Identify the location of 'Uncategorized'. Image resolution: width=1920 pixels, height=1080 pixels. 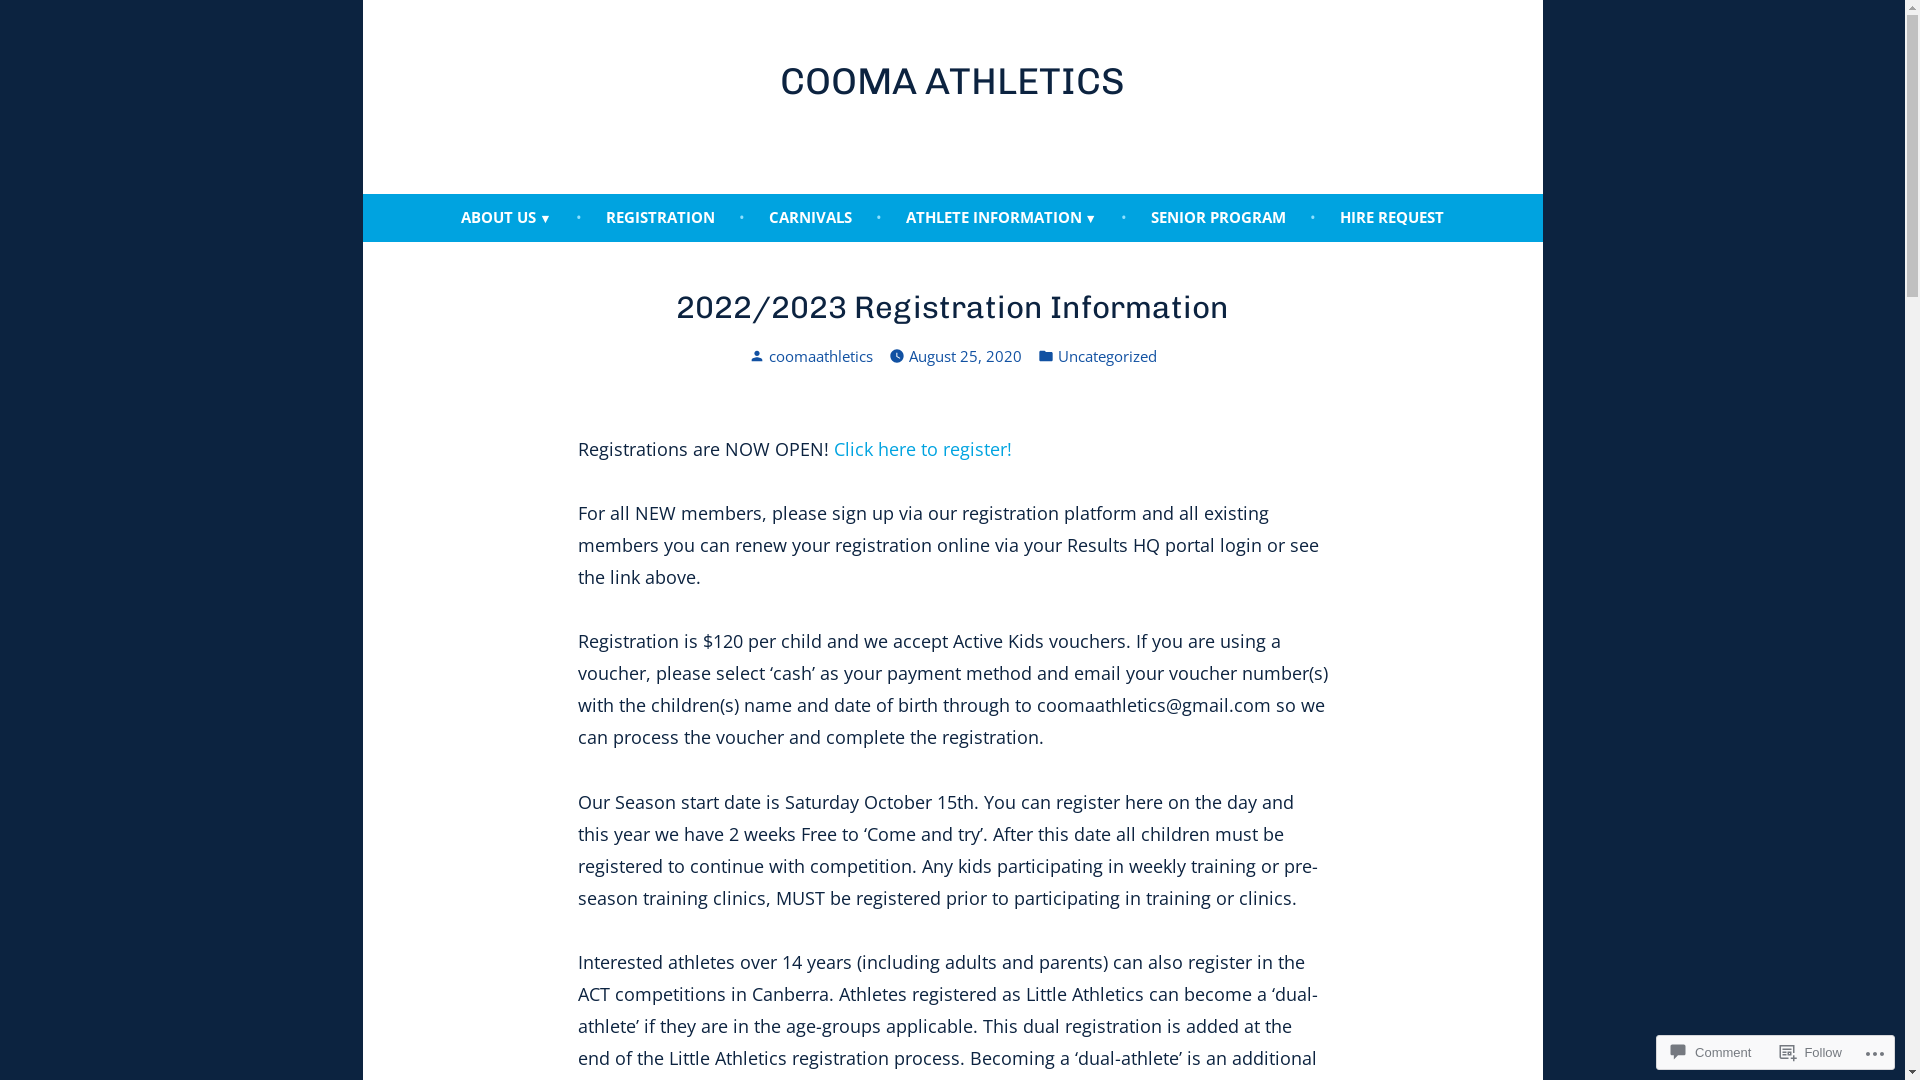
(1106, 355).